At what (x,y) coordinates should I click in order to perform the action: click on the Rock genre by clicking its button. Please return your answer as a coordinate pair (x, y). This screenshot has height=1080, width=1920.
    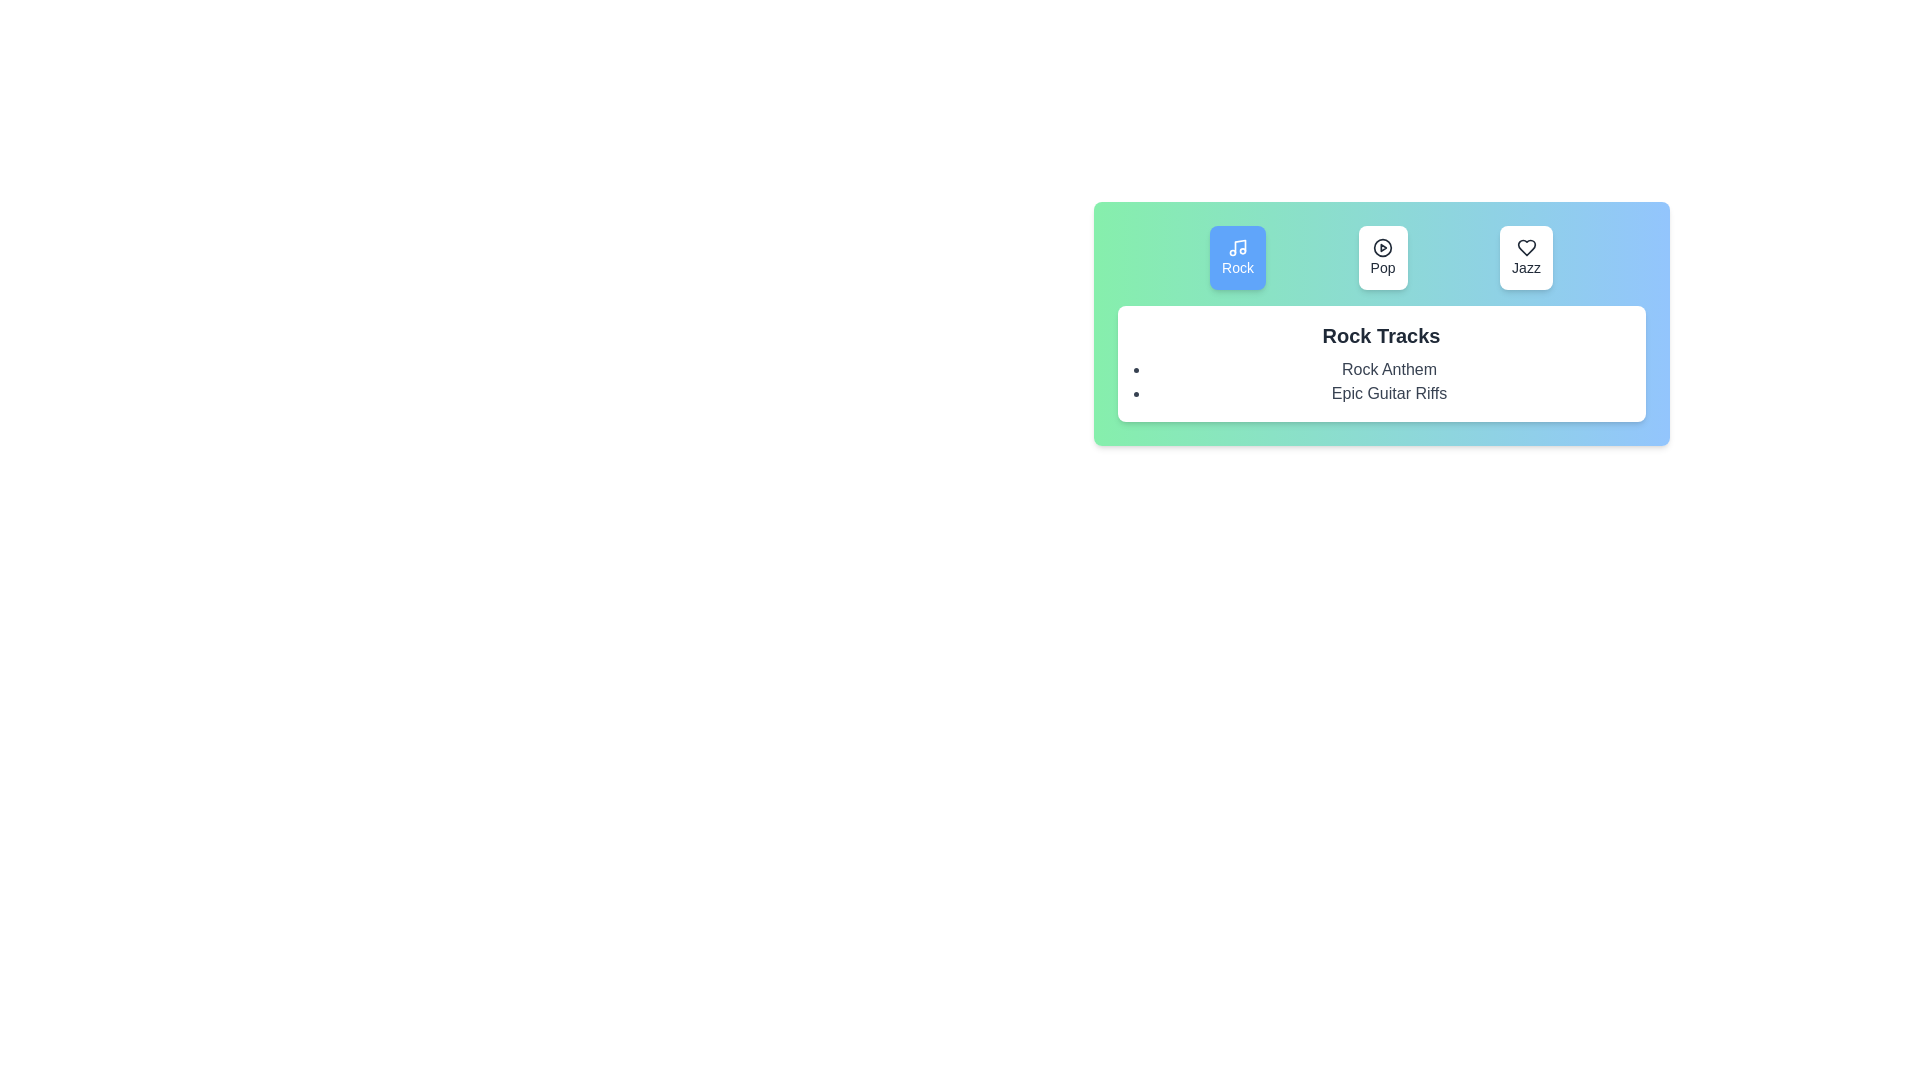
    Looking at the image, I should click on (1237, 257).